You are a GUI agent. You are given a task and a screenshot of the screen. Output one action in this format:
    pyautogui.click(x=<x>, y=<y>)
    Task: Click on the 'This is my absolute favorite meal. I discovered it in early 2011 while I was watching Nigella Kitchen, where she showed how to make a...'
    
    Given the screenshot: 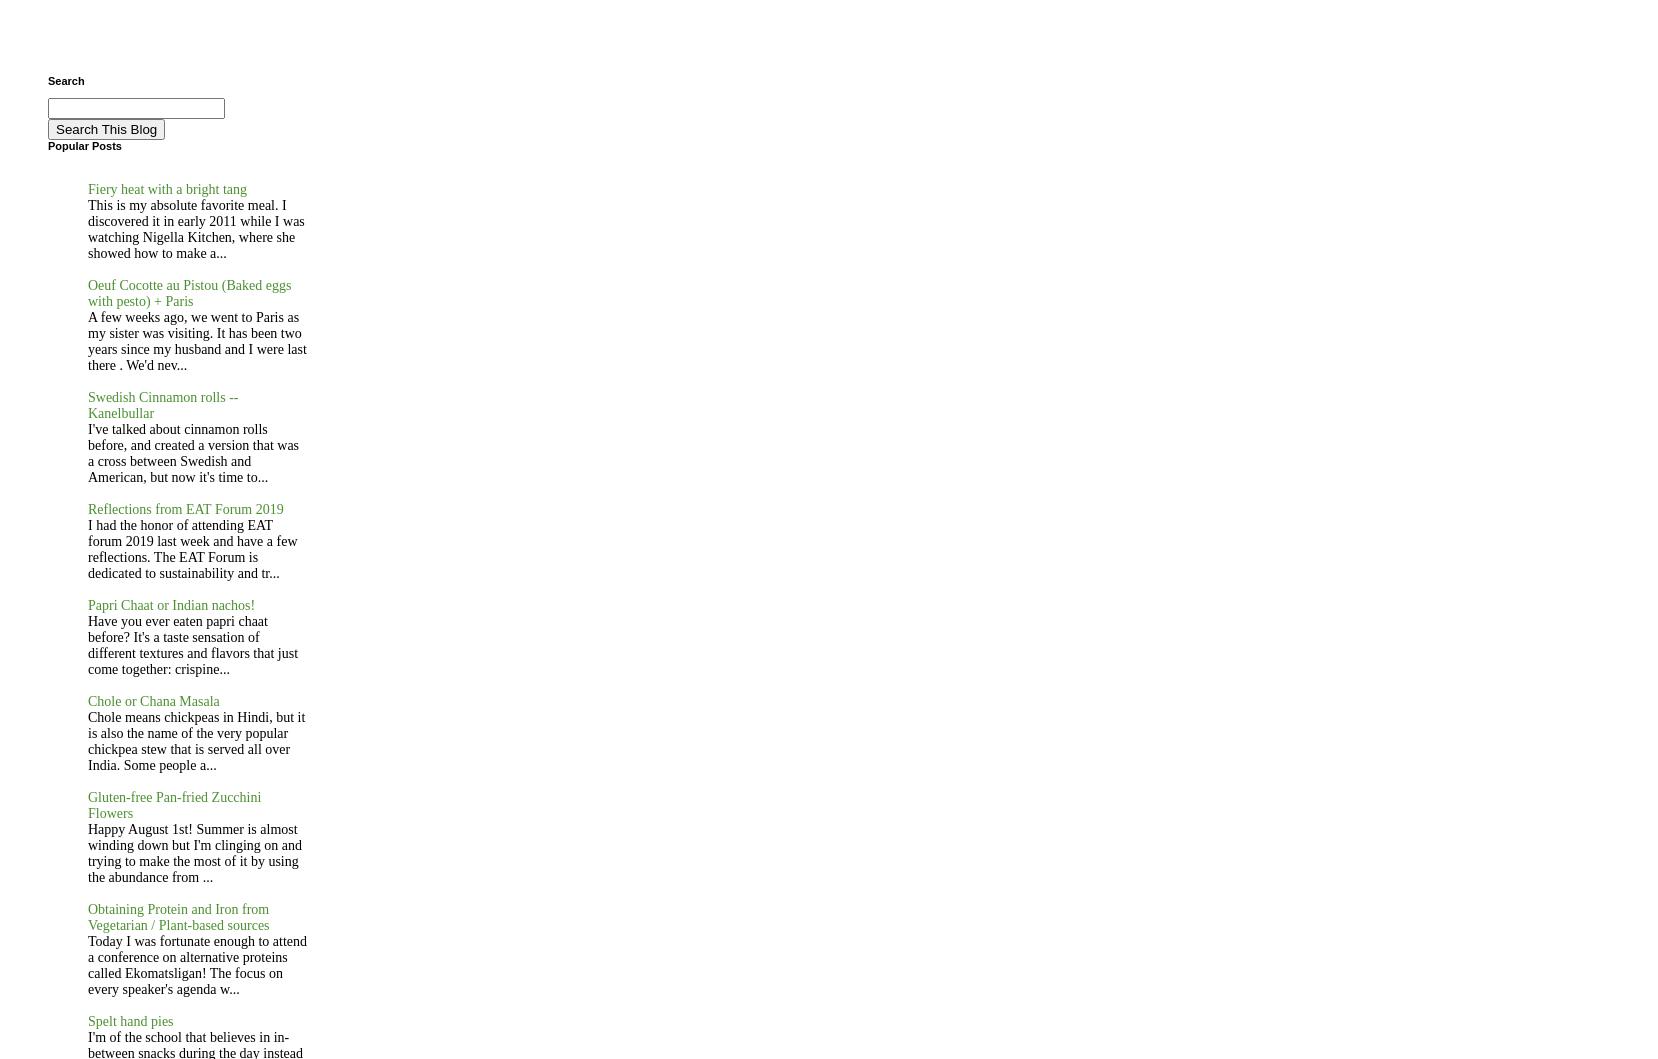 What is the action you would take?
    pyautogui.click(x=195, y=229)
    